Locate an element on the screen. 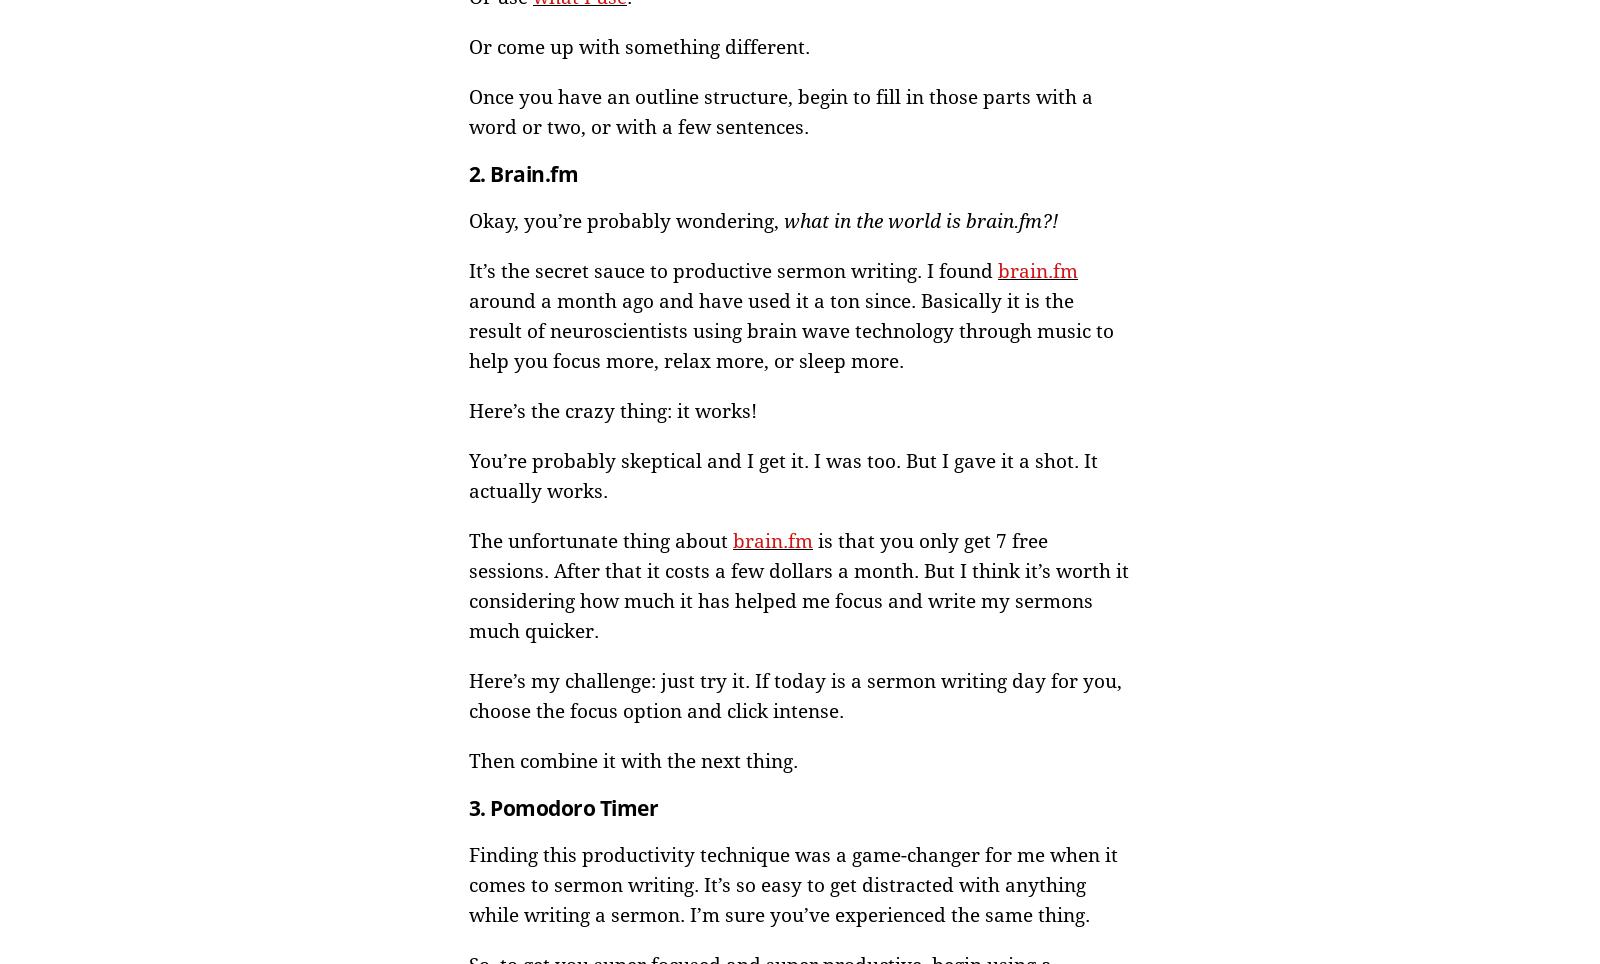 This screenshot has width=1600, height=964. 'Here’s the crazy thing: it works!' is located at coordinates (612, 409).